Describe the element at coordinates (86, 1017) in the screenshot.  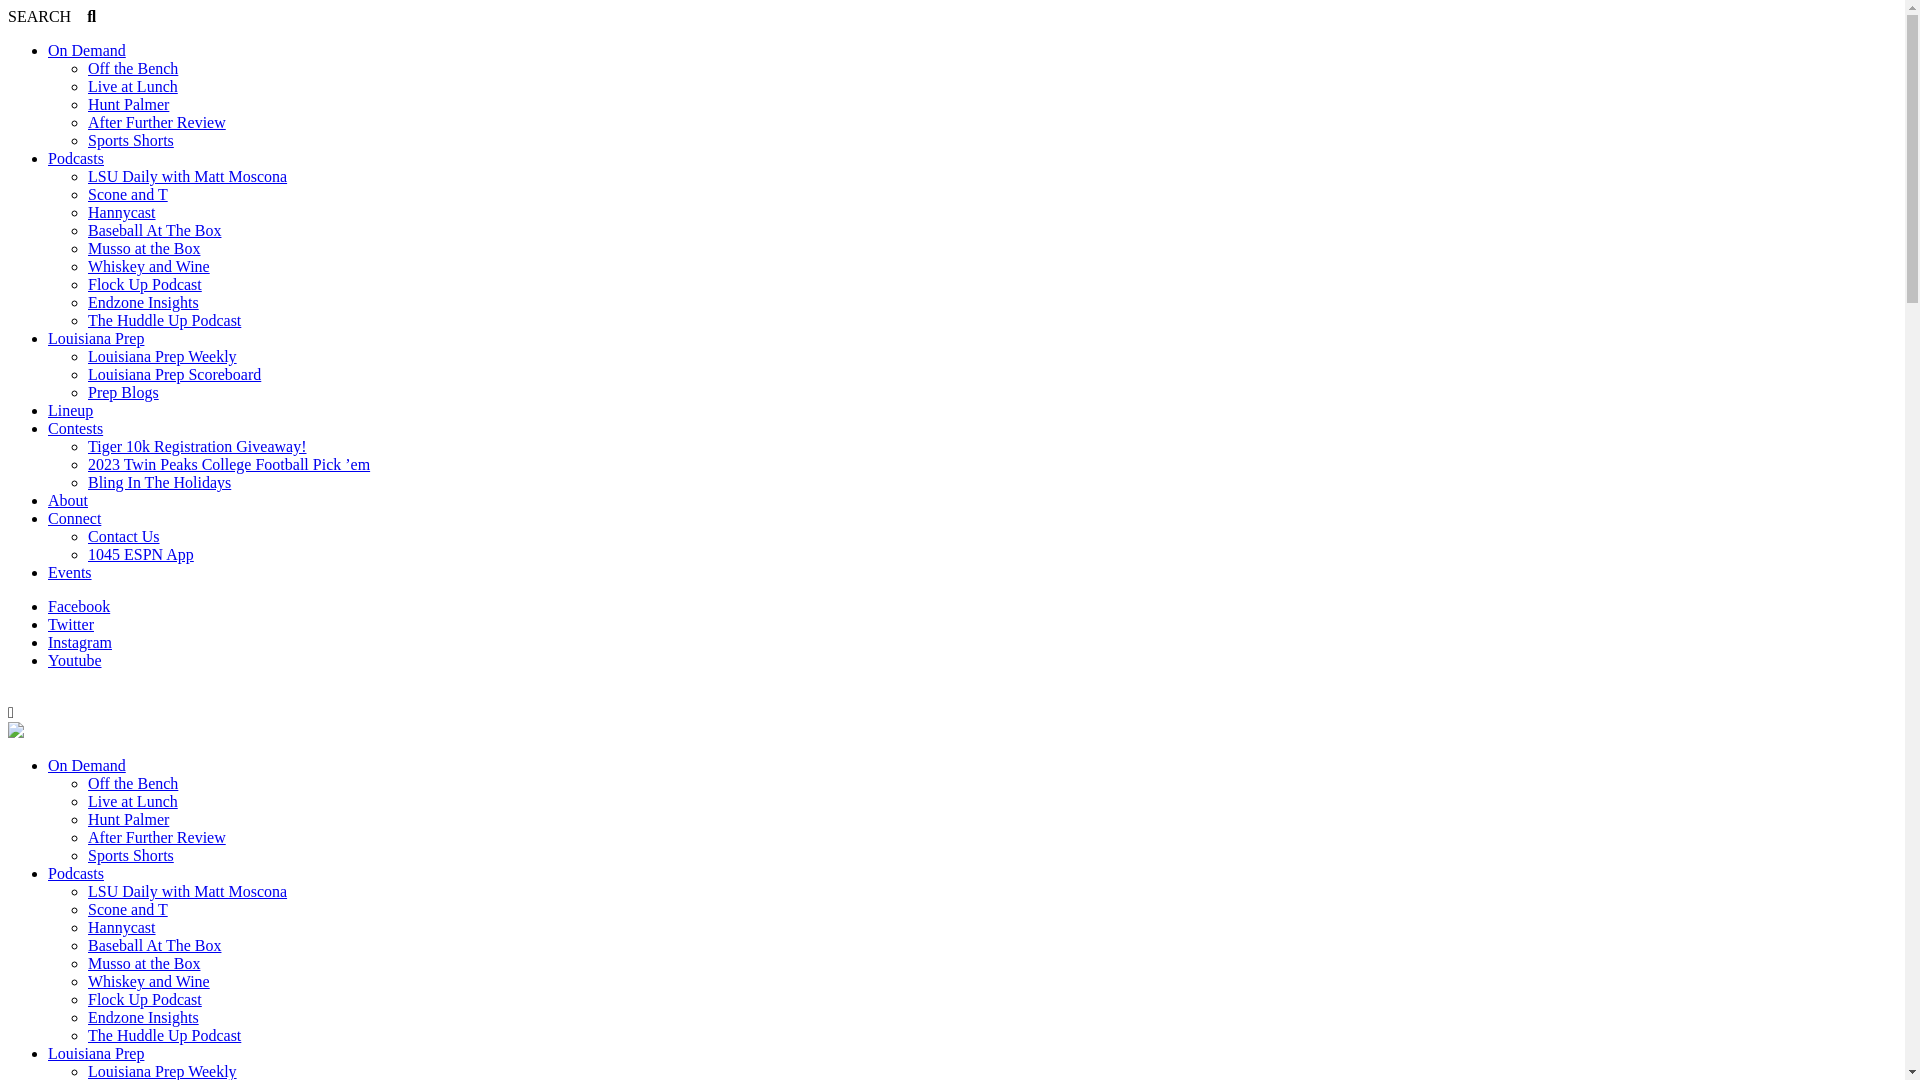
I see `'Endzone Insights'` at that location.